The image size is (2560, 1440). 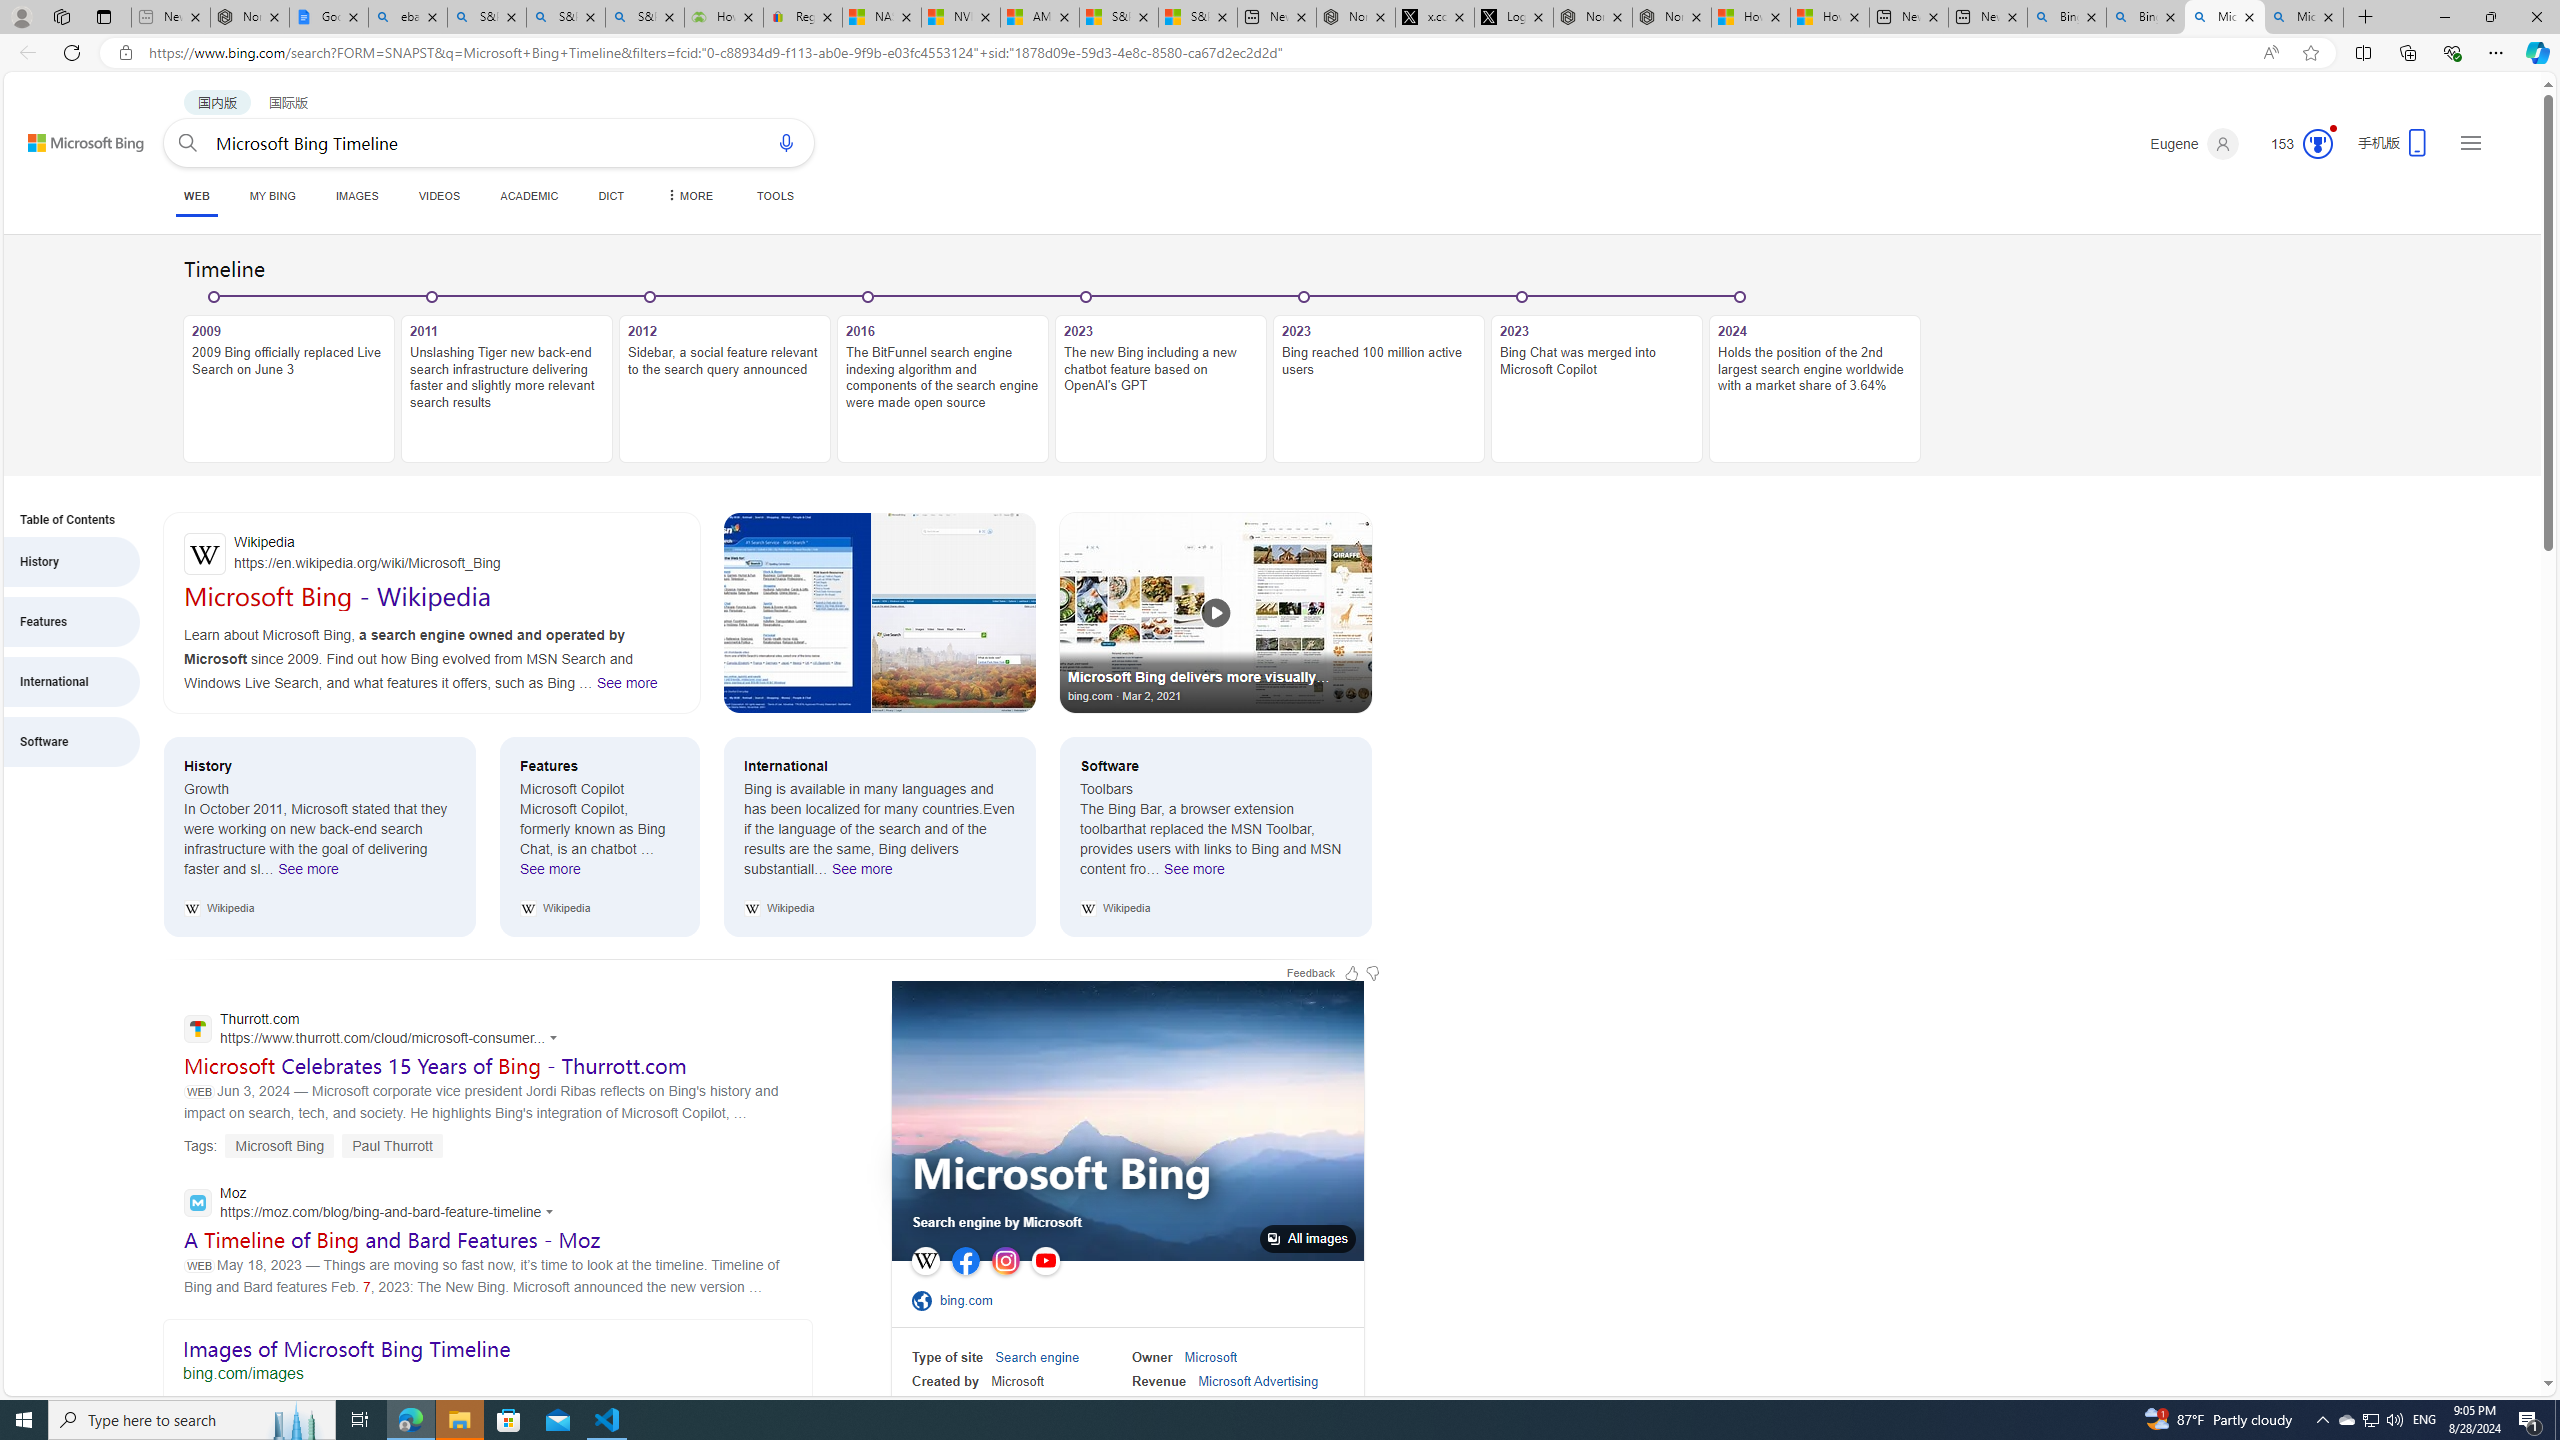 I want to click on 'Feedback Dislike', so click(x=1371, y=972).